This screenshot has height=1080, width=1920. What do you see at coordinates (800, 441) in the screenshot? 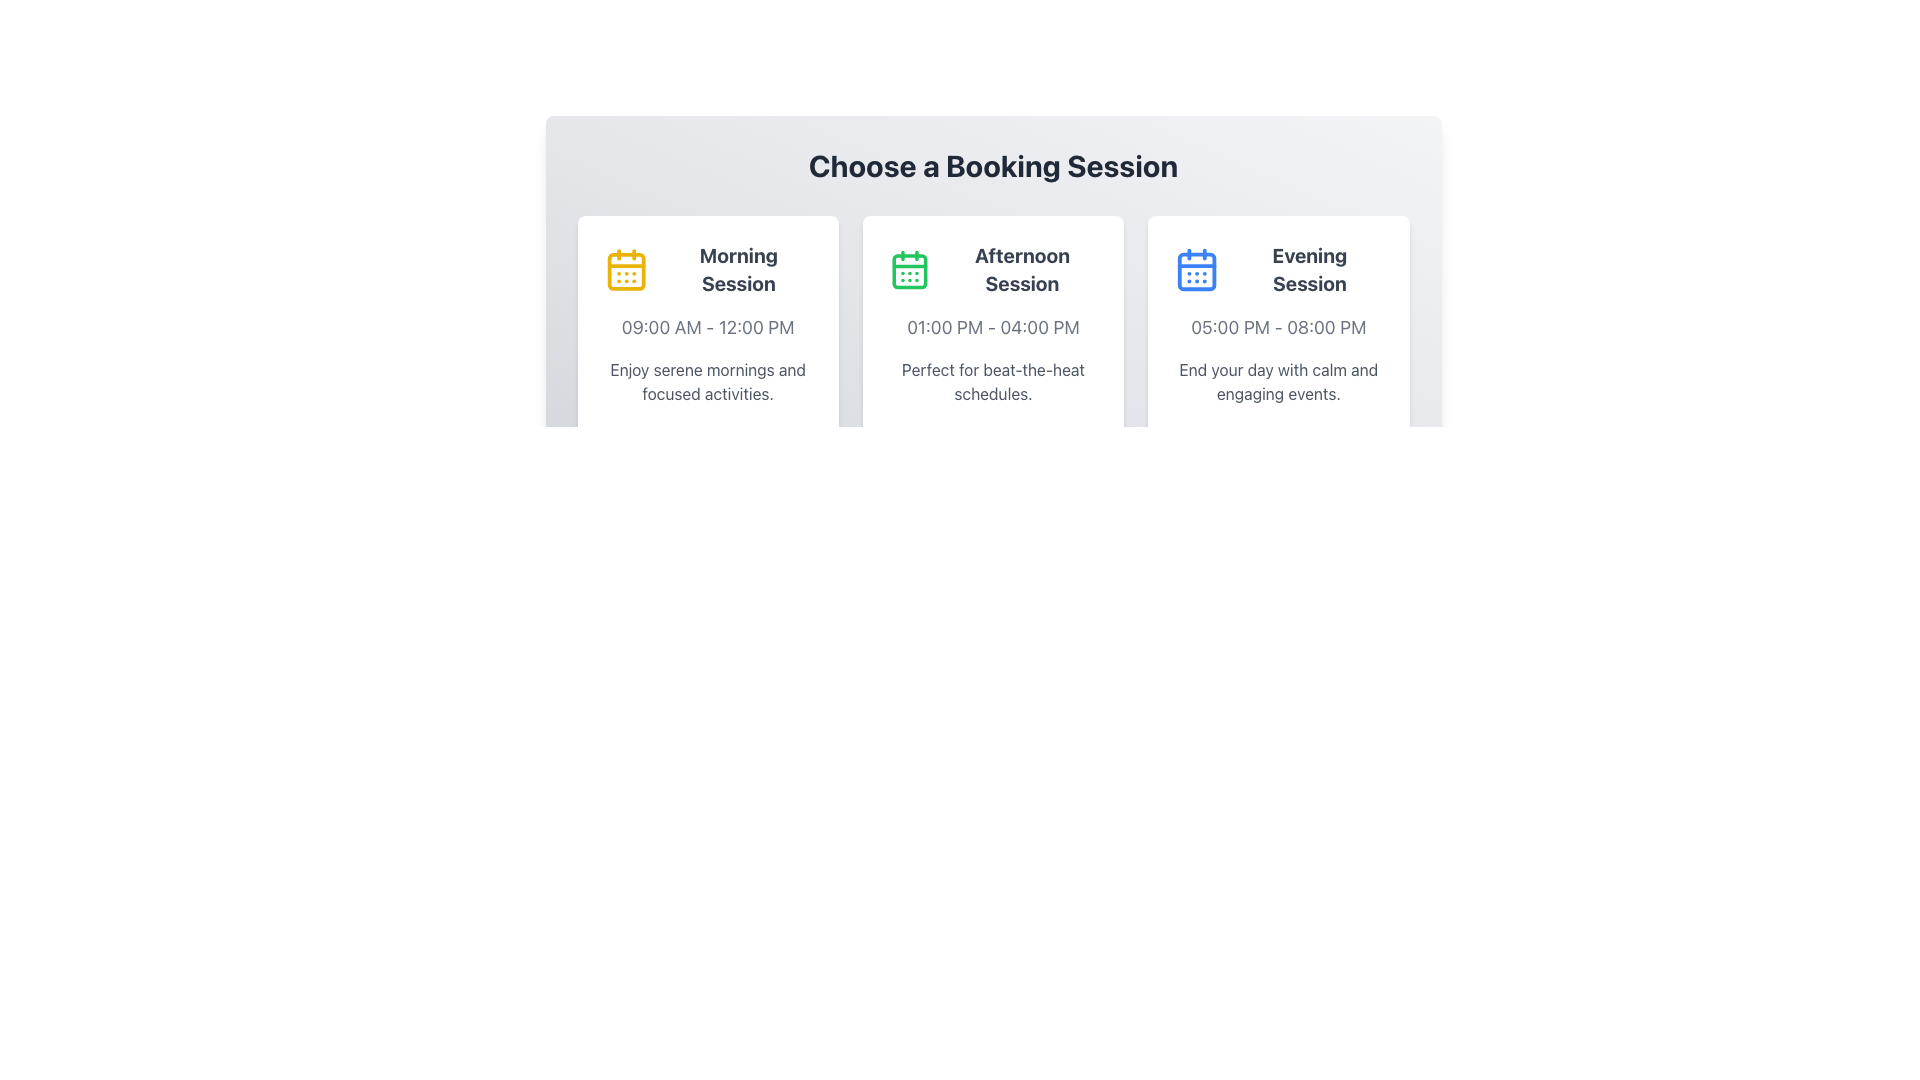
I see `decorative circle SVG graphic located at the bottom-left corner of the 'Morning Session' card, which has a gray stroke outline and no fill` at bounding box center [800, 441].